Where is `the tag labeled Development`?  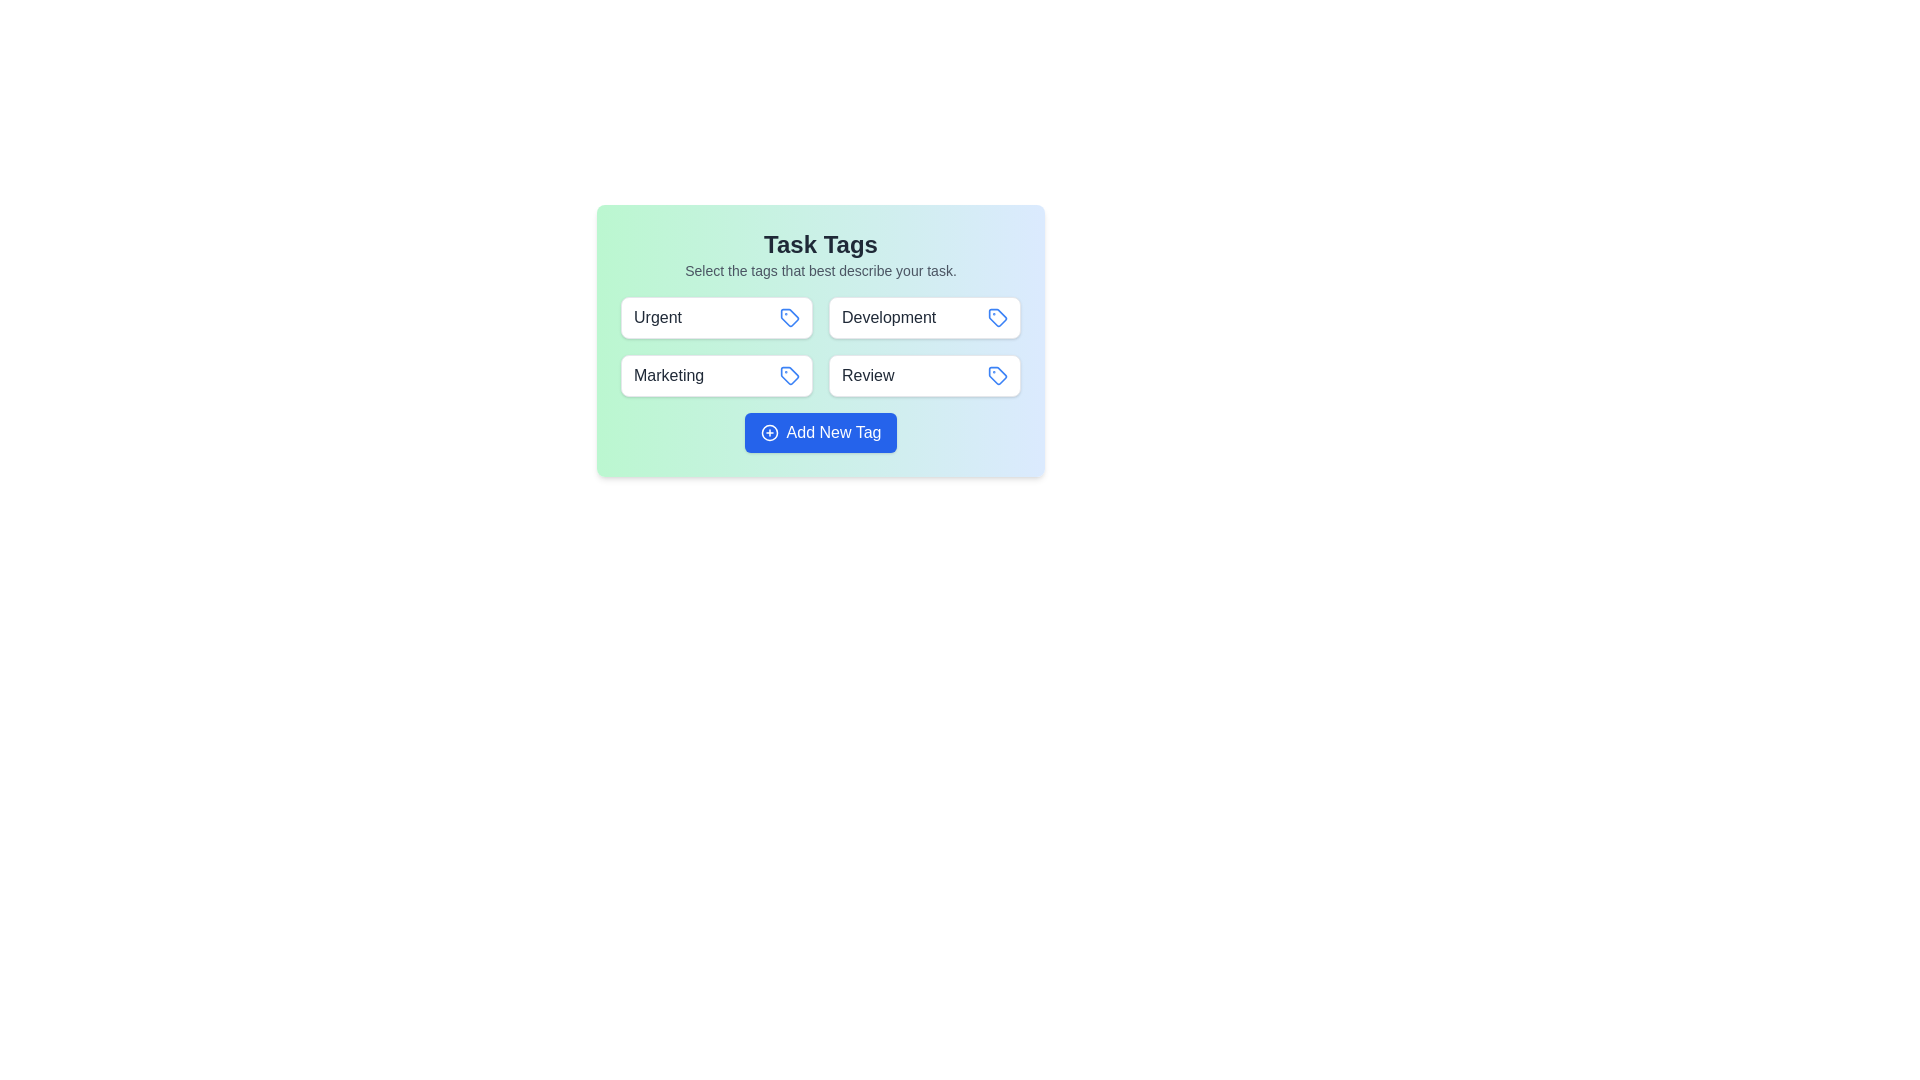
the tag labeled Development is located at coordinates (924, 316).